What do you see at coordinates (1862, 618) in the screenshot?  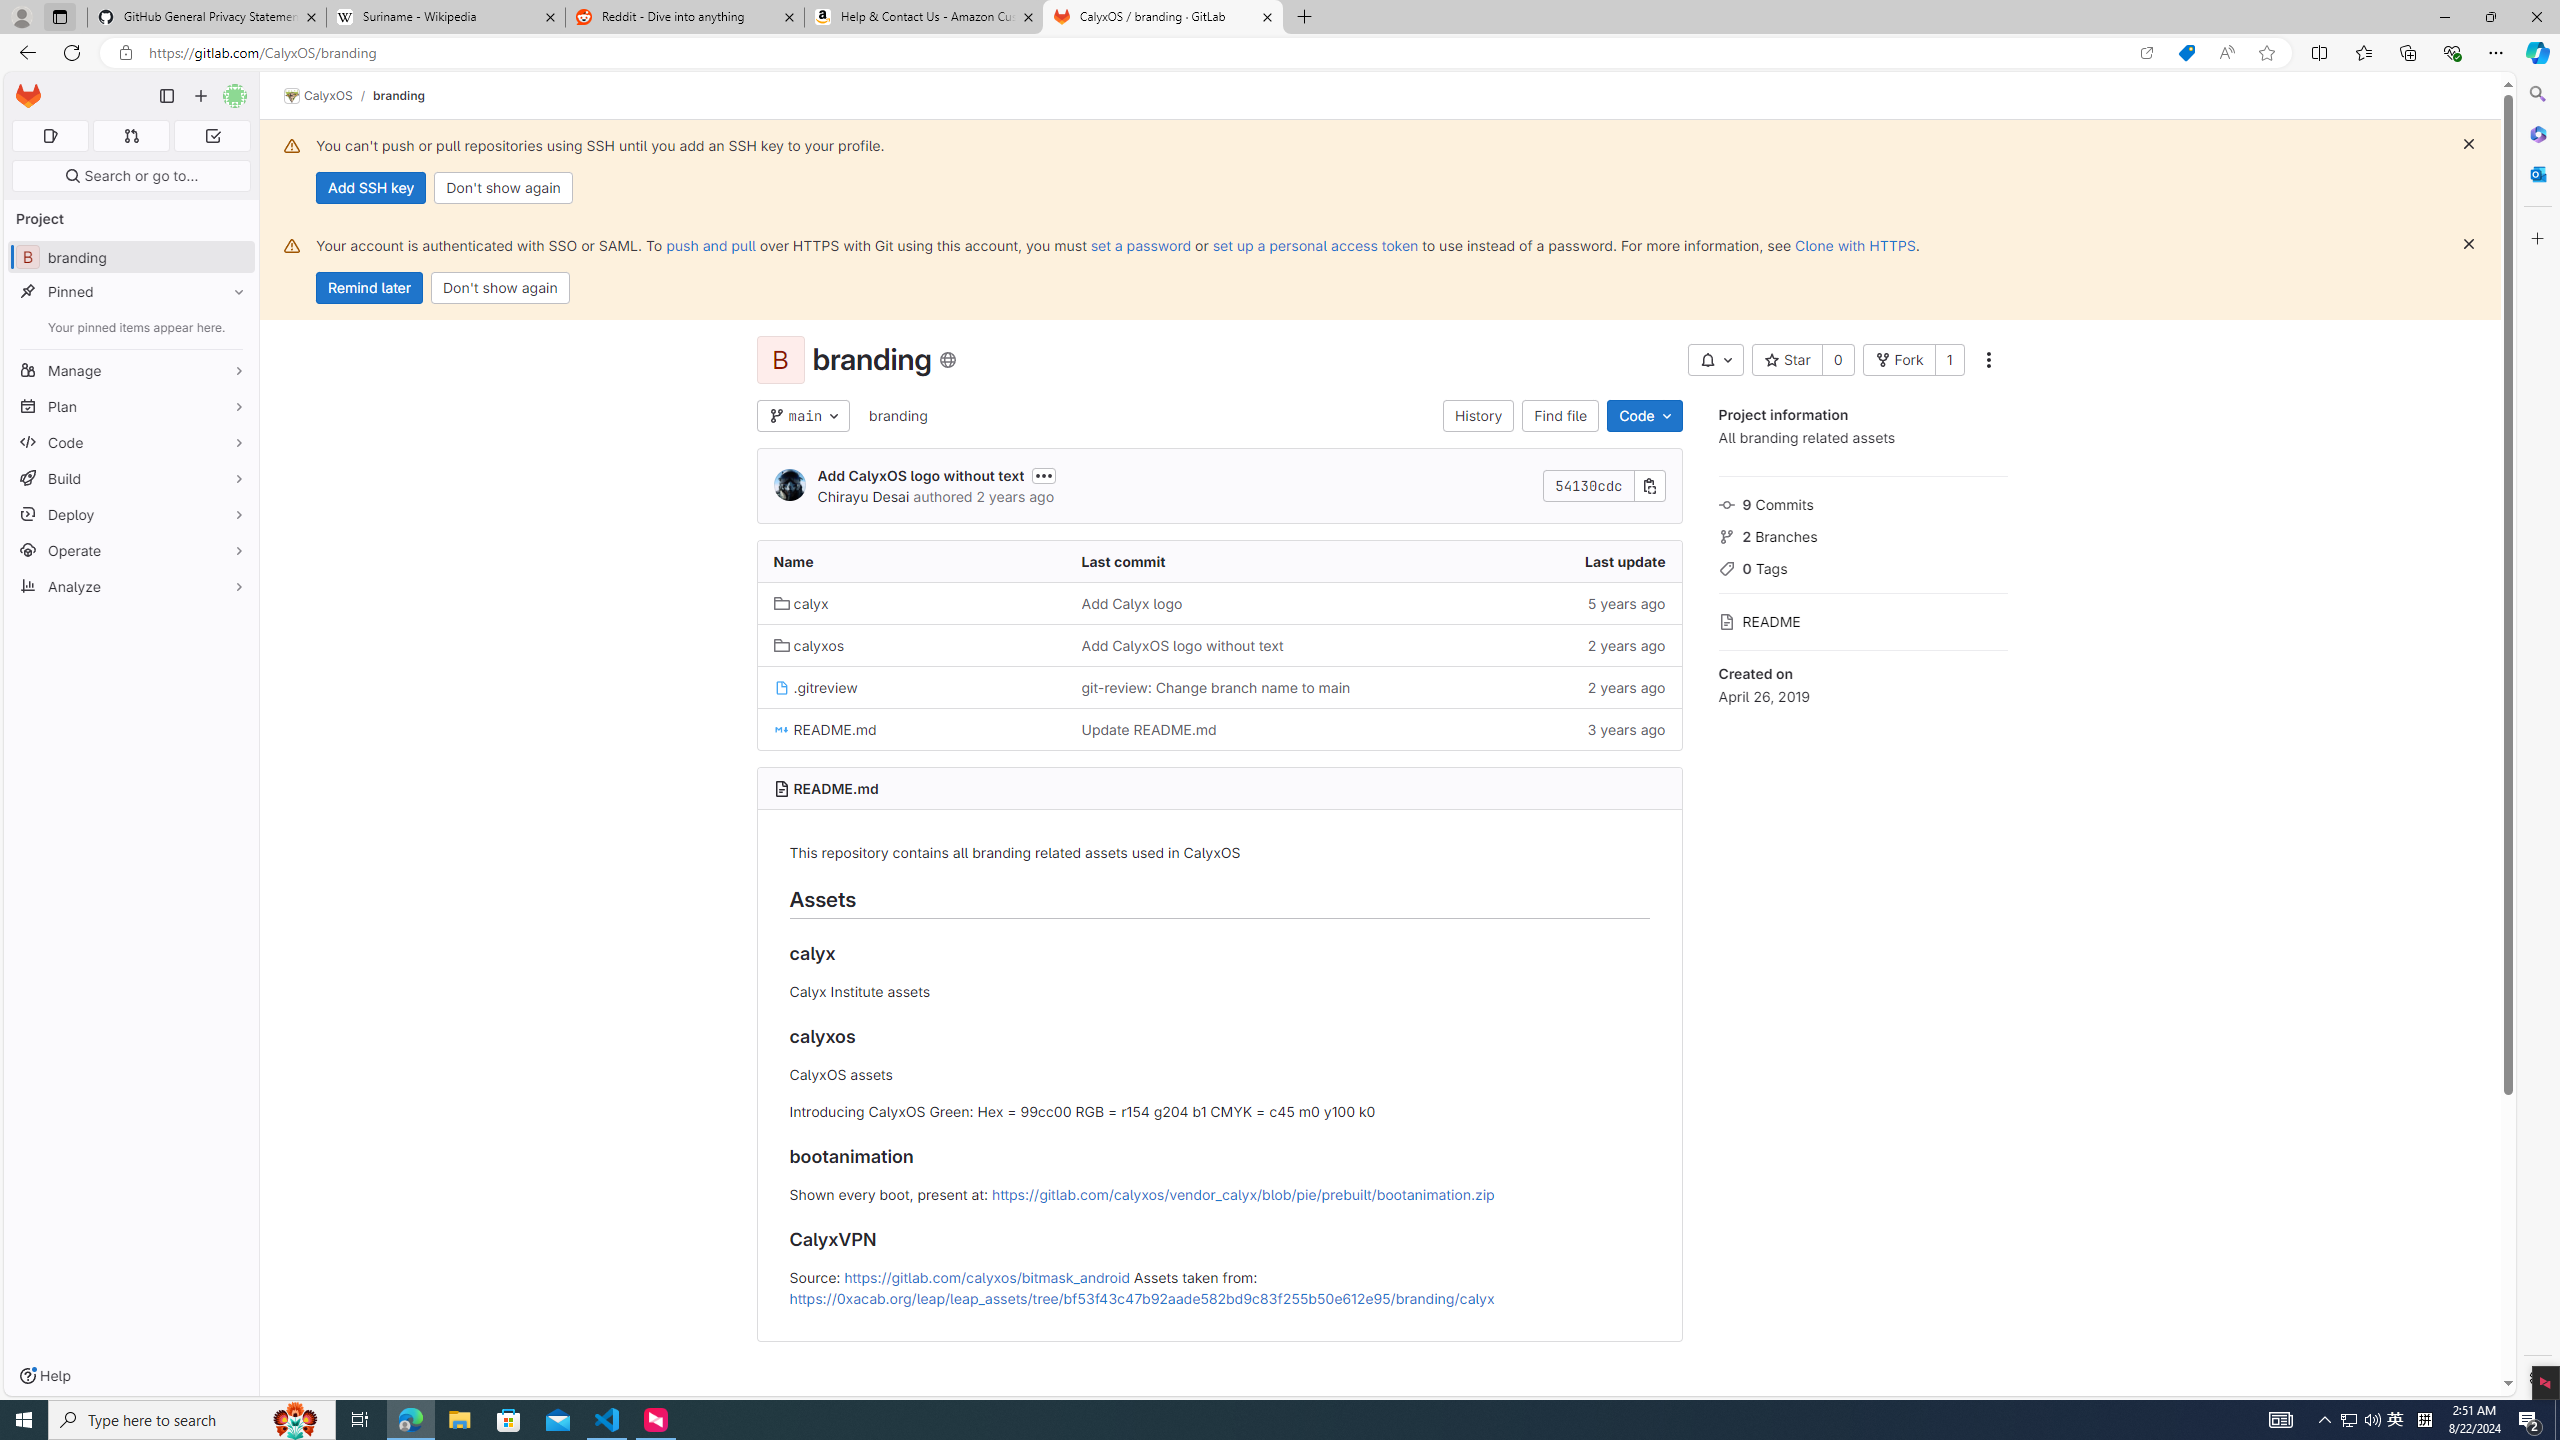 I see `'README'` at bounding box center [1862, 618].